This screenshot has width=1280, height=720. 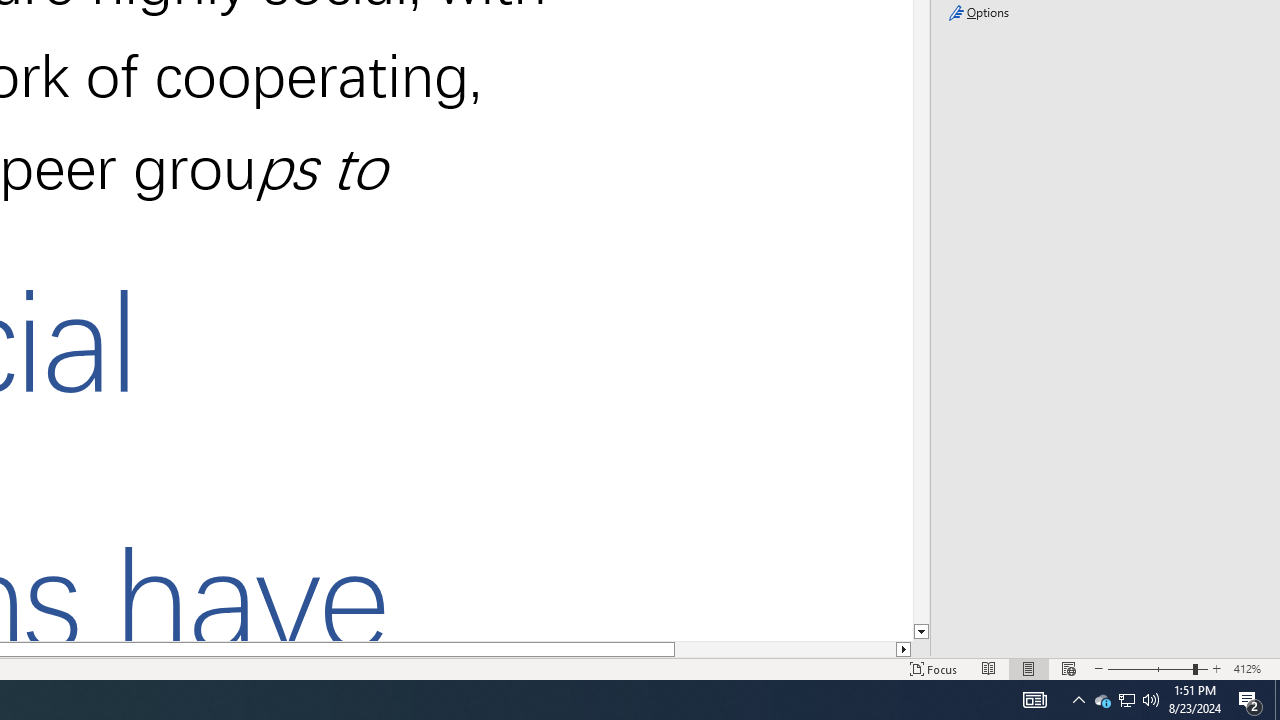 What do you see at coordinates (1158, 669) in the screenshot?
I see `'Zoom'` at bounding box center [1158, 669].